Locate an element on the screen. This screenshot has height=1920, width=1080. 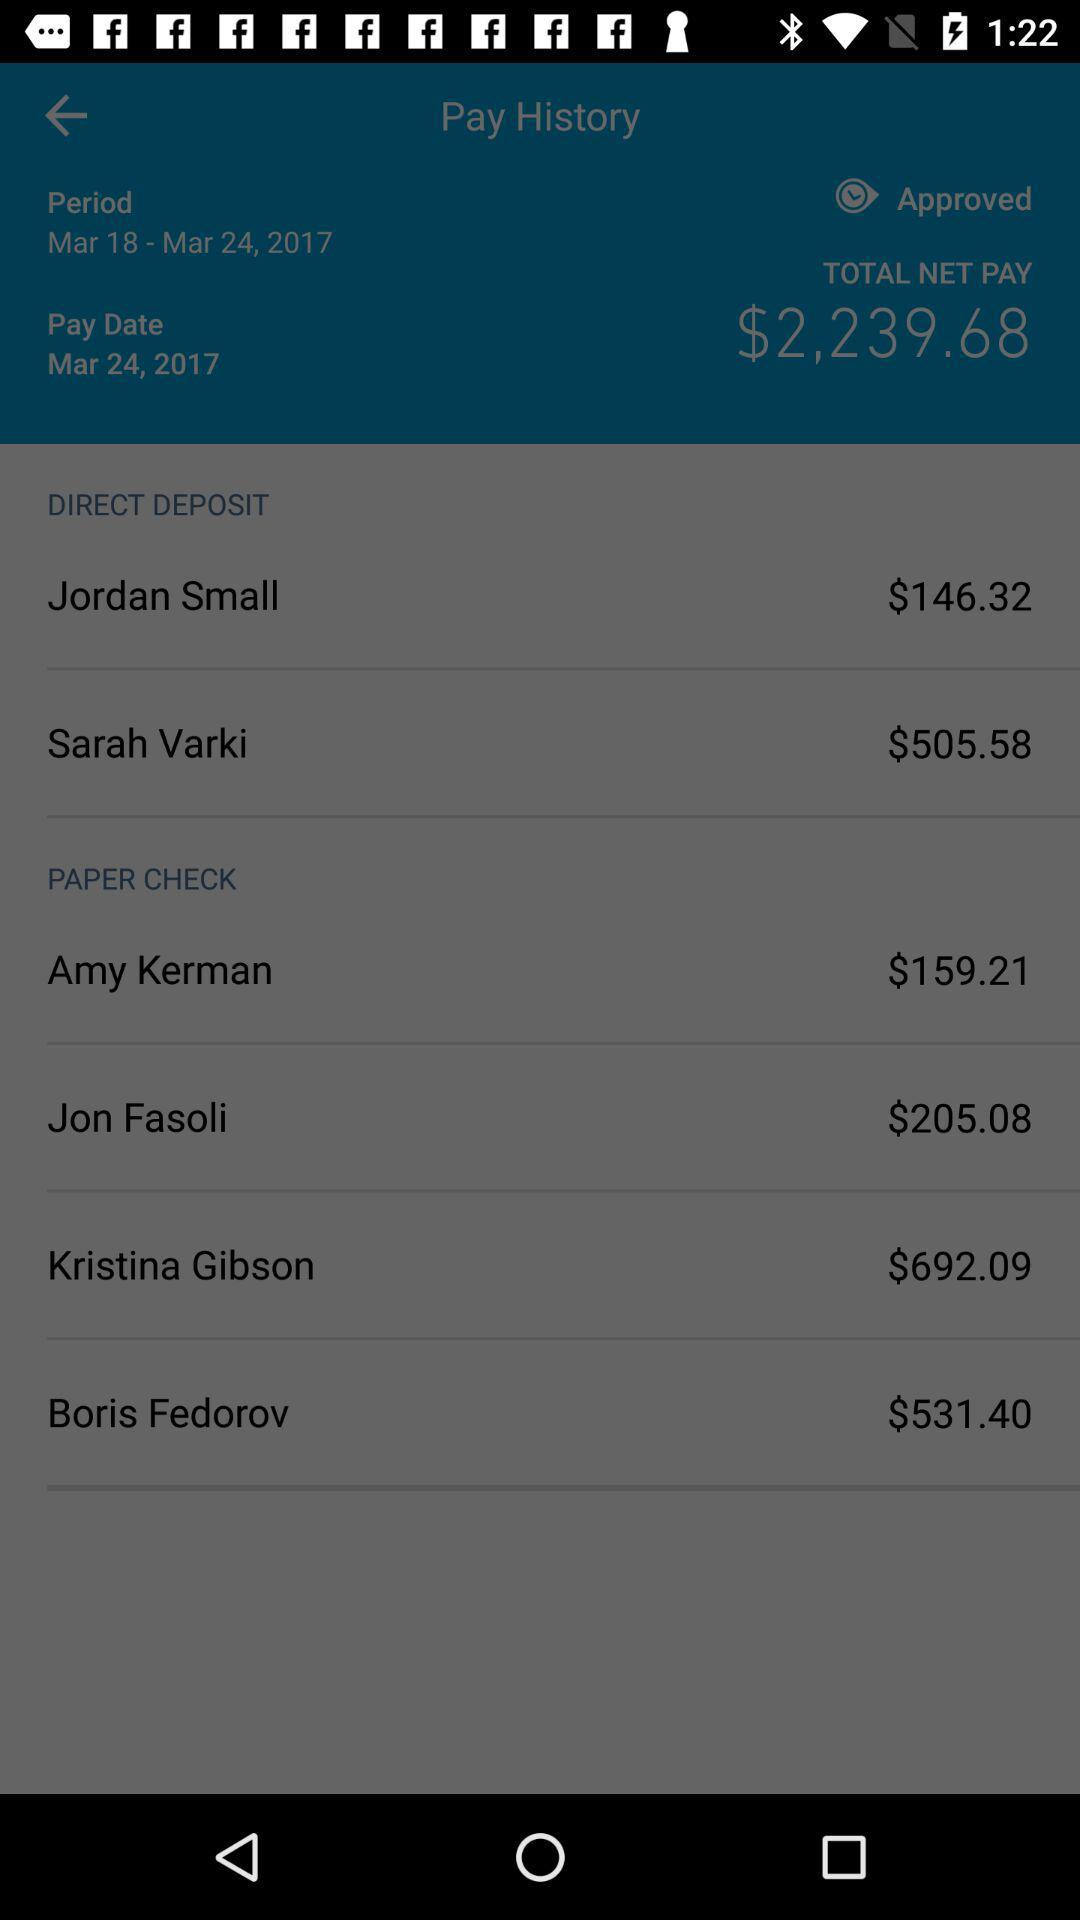
the amy kerman app is located at coordinates (293, 968).